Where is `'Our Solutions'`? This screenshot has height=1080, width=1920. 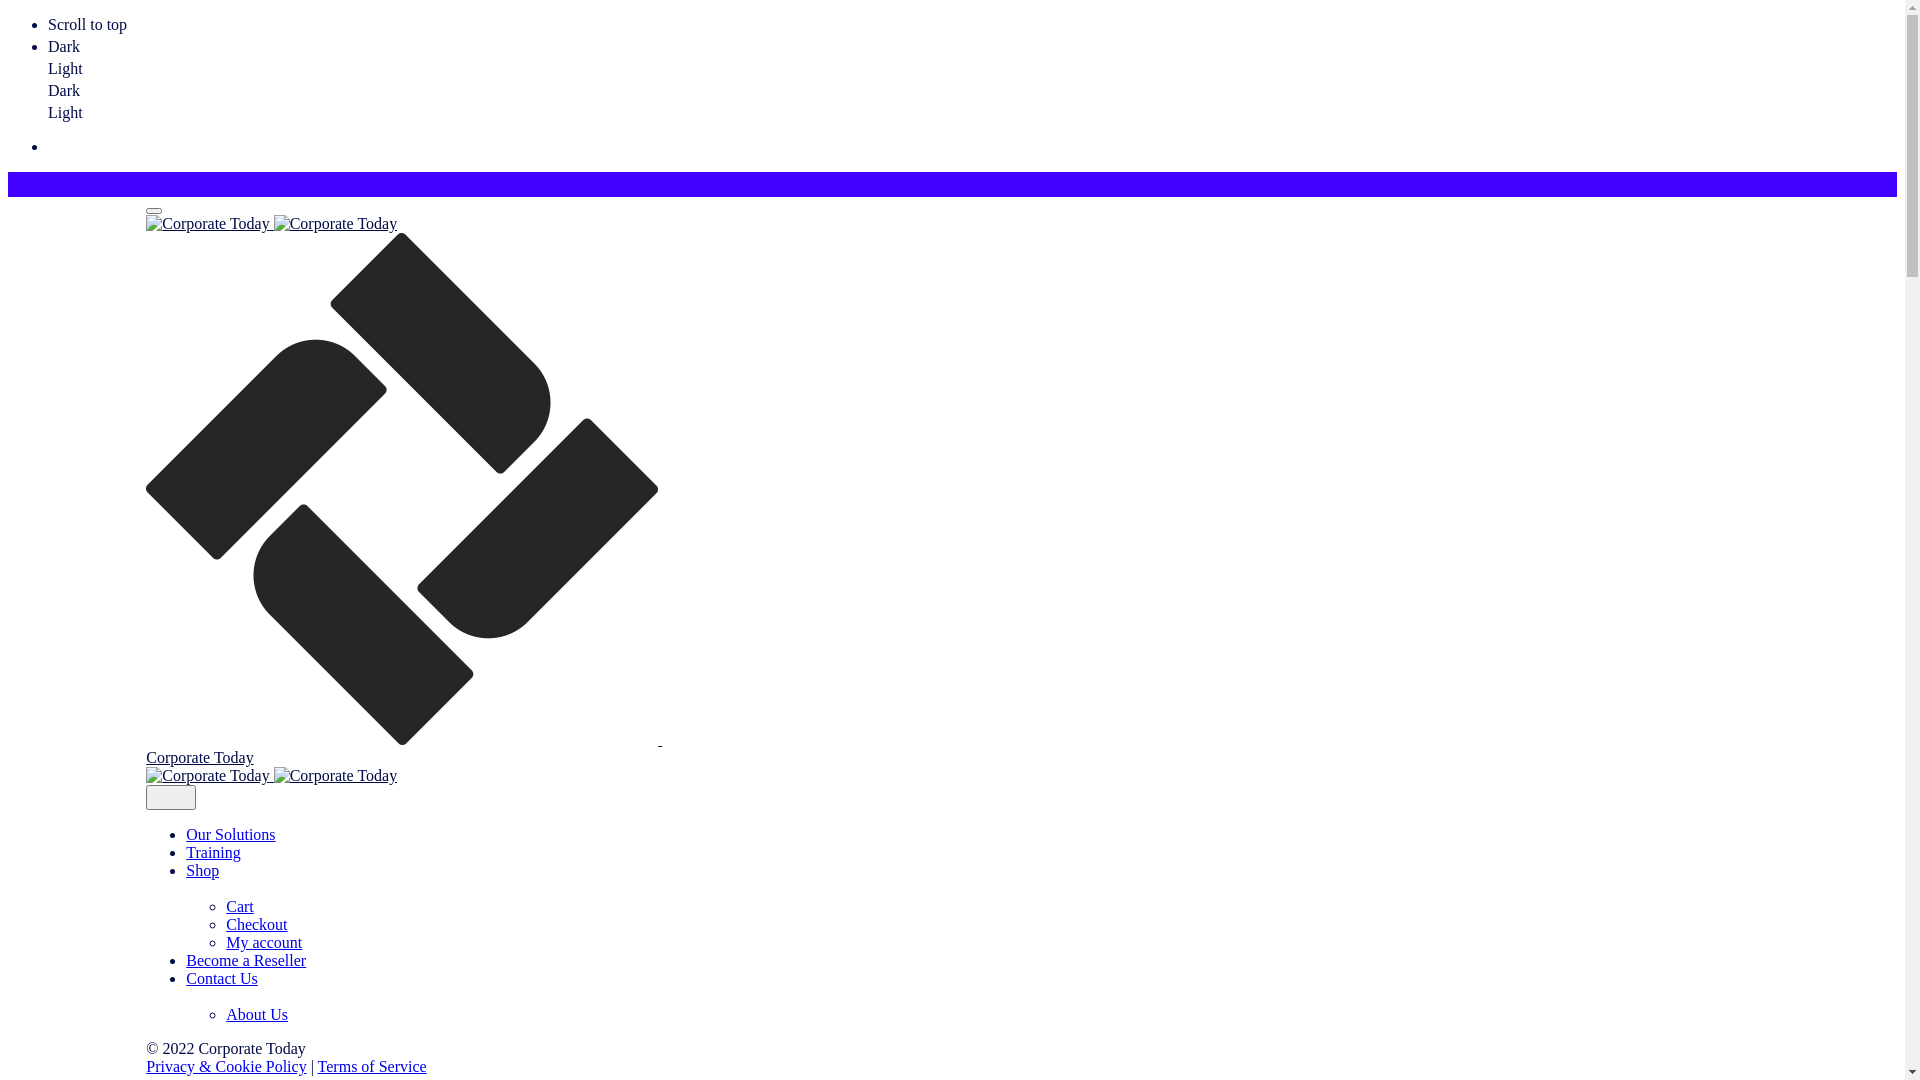 'Our Solutions' is located at coordinates (230, 834).